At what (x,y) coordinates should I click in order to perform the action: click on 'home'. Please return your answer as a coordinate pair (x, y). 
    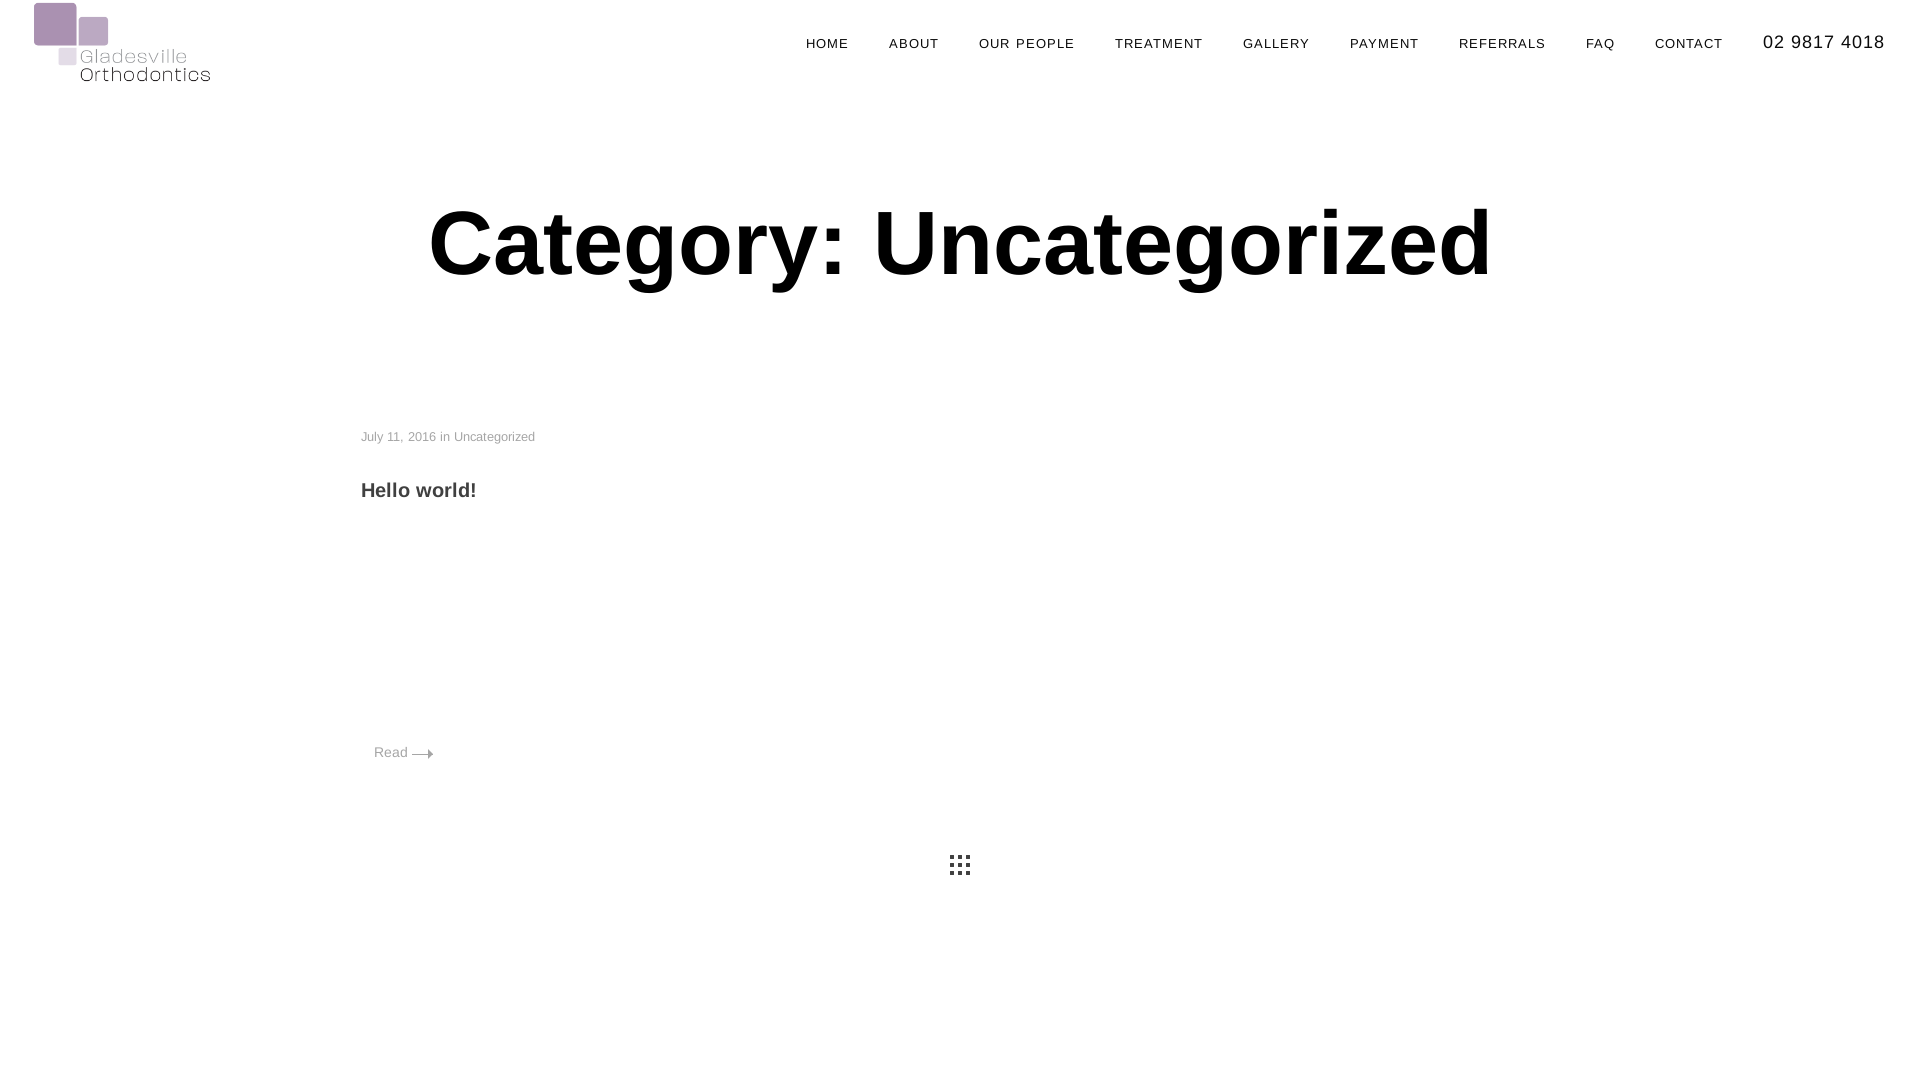
    Looking at the image, I should click on (785, 42).